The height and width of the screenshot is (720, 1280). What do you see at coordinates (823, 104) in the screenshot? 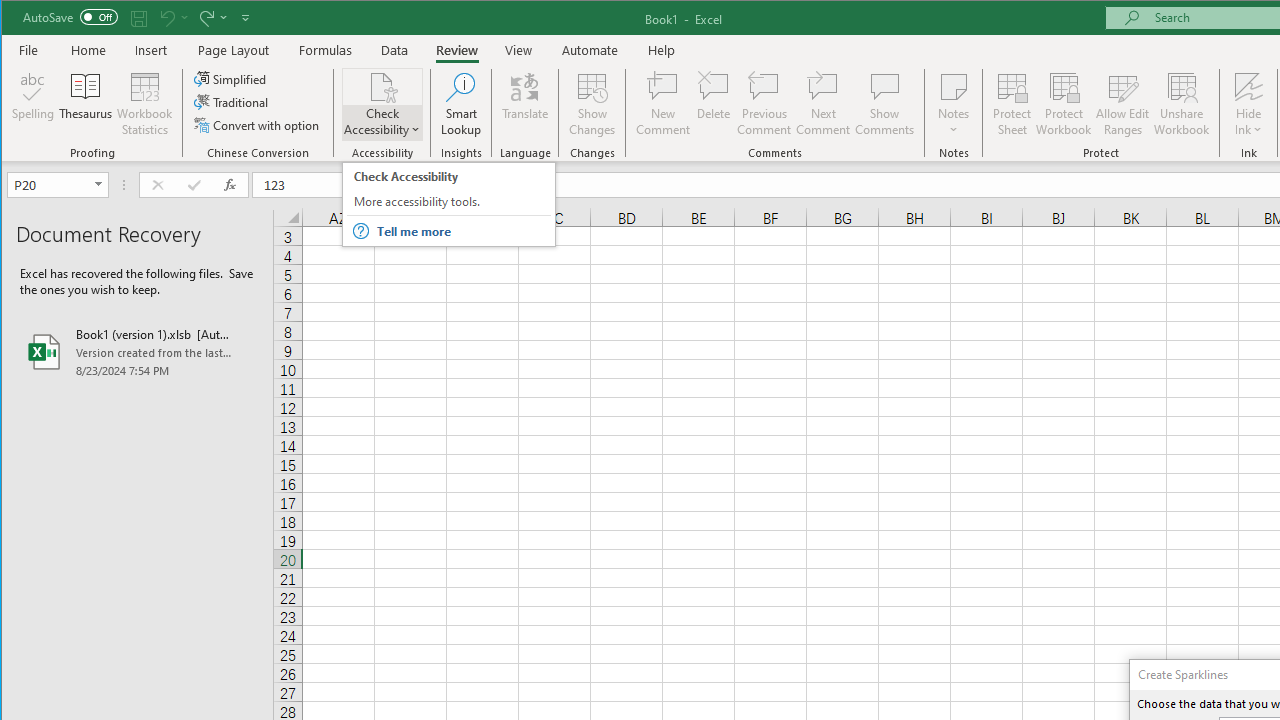
I see `'Next Comment'` at bounding box center [823, 104].